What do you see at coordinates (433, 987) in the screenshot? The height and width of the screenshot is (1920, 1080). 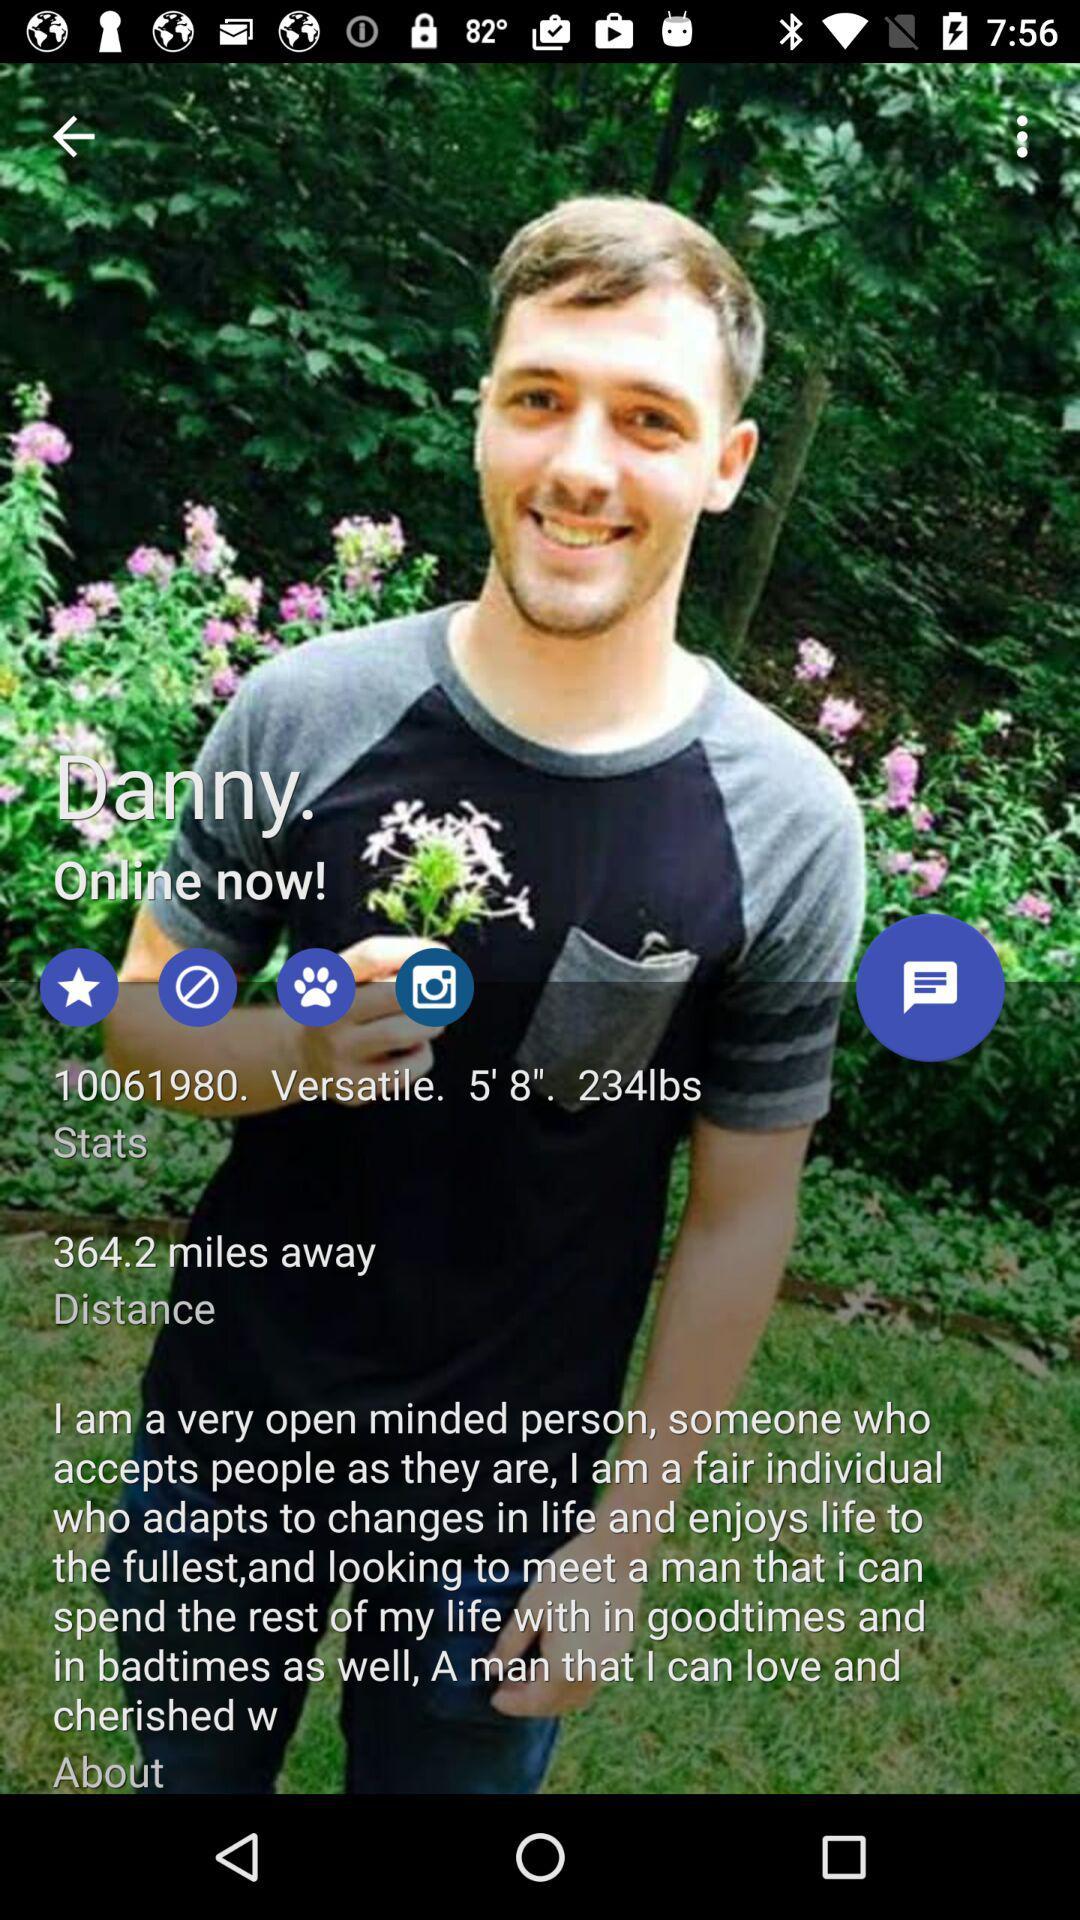 I see `the photo icon` at bounding box center [433, 987].